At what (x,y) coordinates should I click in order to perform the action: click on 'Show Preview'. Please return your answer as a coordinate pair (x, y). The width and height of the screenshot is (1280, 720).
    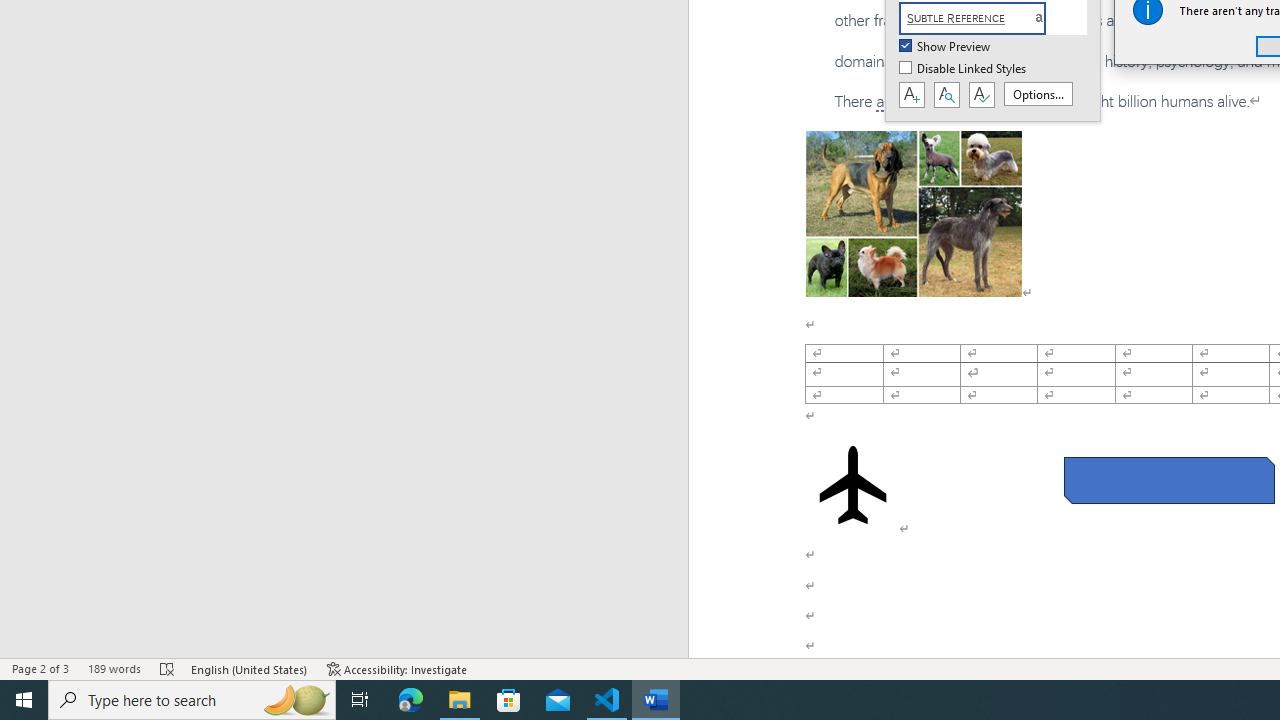
    Looking at the image, I should click on (945, 46).